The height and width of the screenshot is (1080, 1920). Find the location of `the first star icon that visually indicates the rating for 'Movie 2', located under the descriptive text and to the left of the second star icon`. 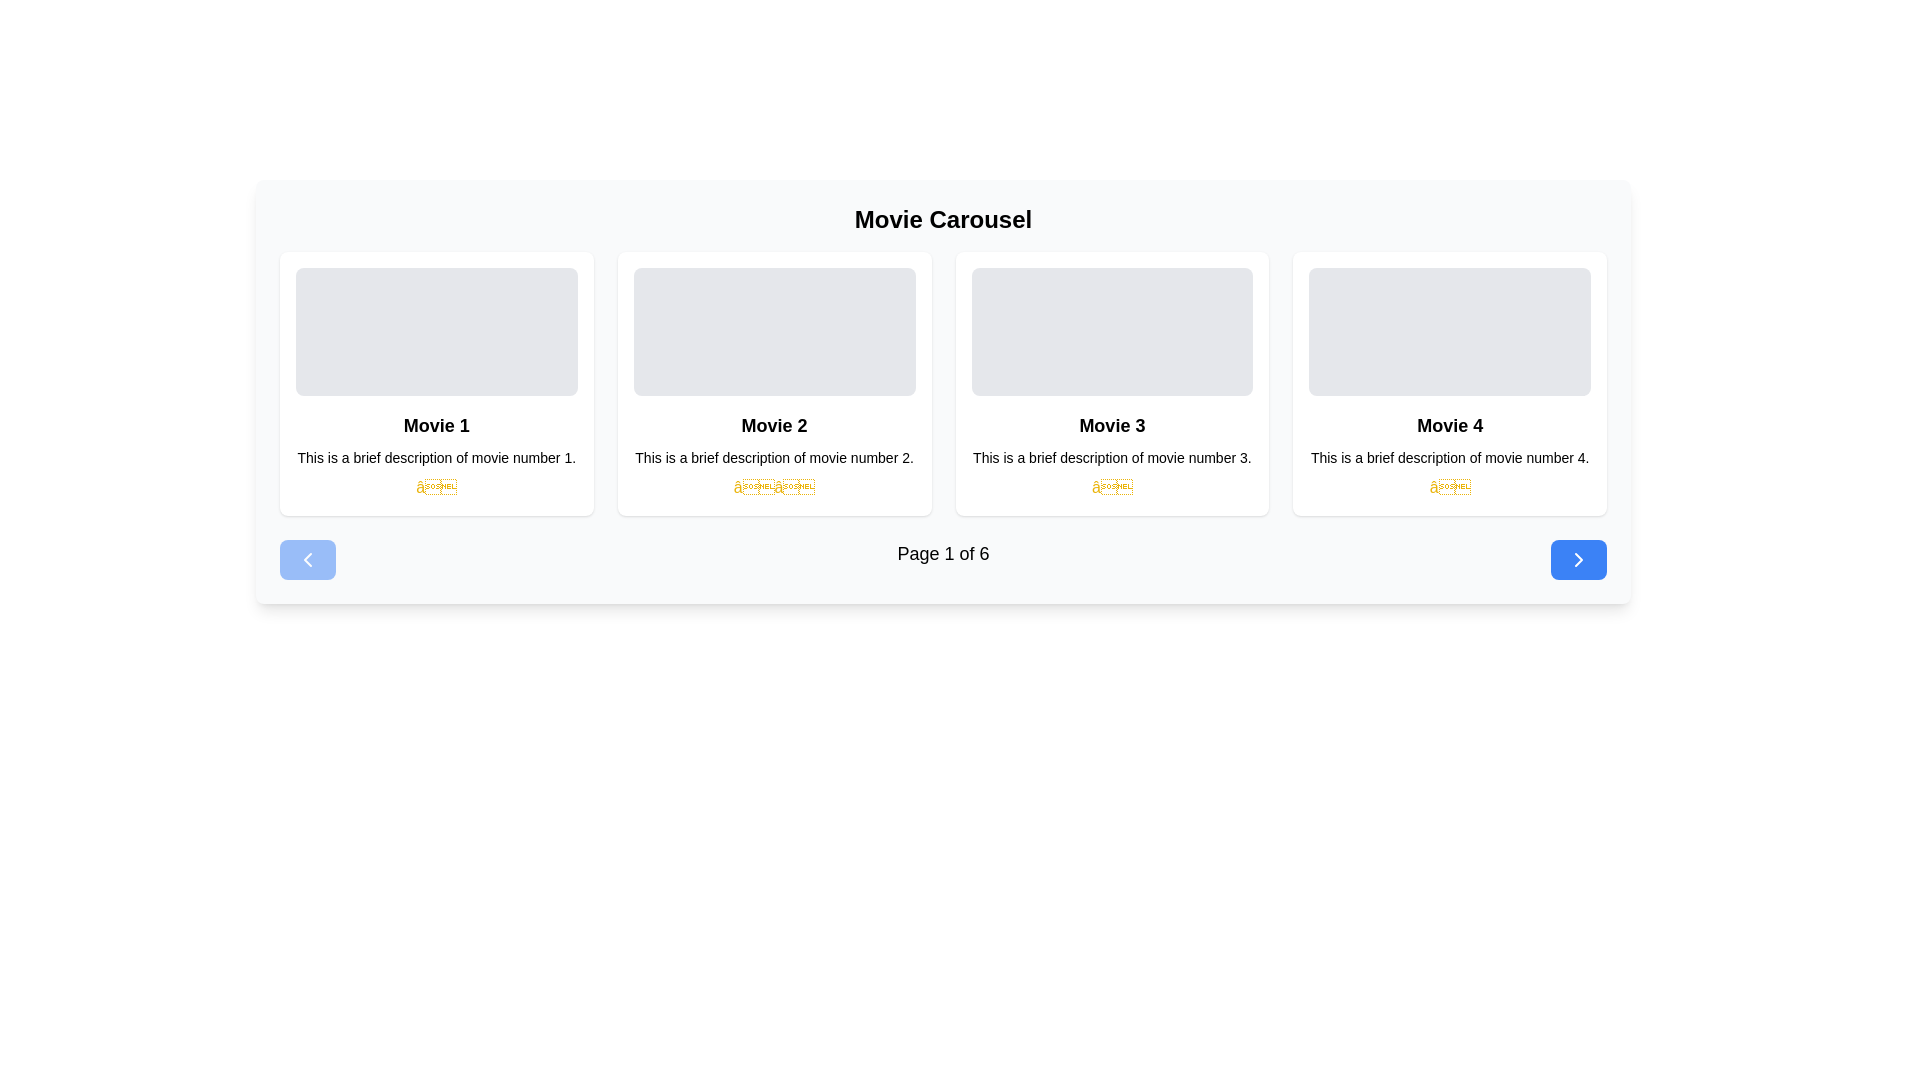

the first star icon that visually indicates the rating for 'Movie 2', located under the descriptive text and to the left of the second star icon is located at coordinates (753, 487).